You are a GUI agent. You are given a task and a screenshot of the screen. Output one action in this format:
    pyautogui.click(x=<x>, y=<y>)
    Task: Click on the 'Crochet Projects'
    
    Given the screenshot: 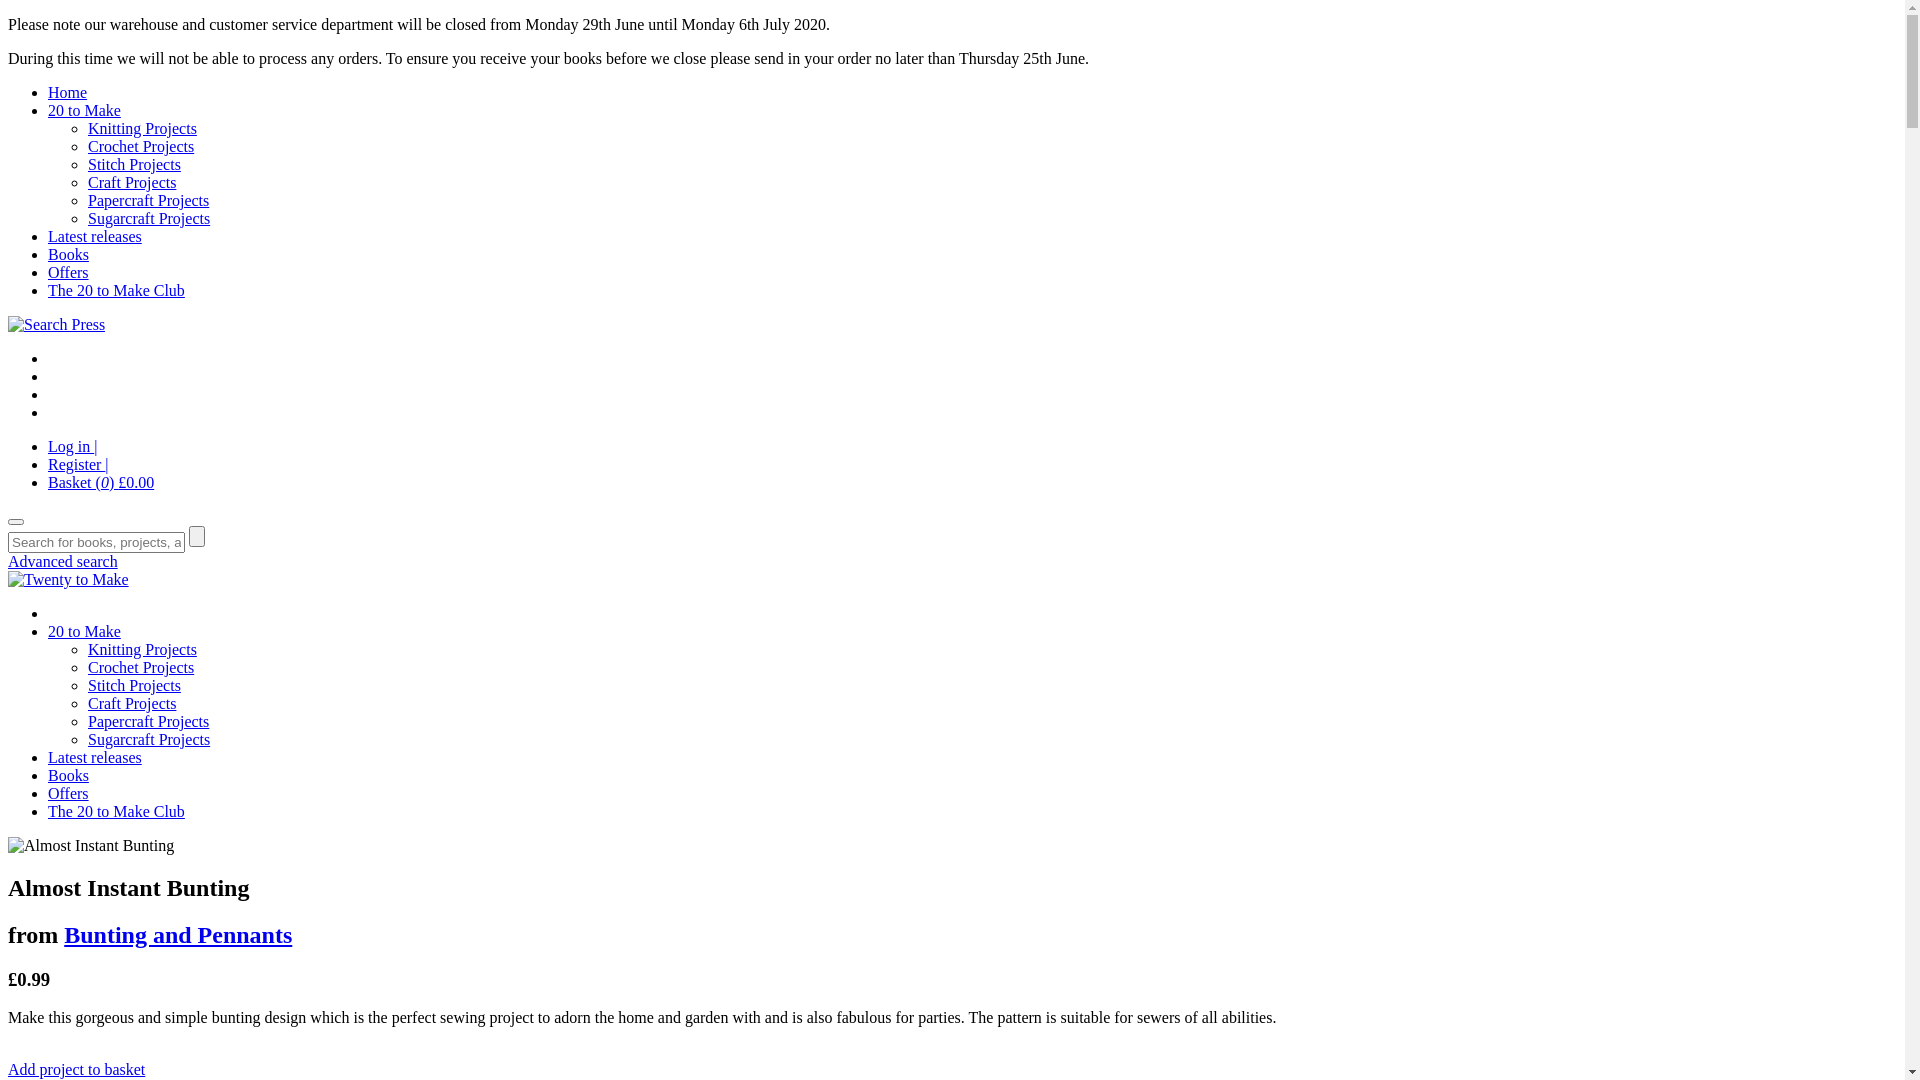 What is the action you would take?
    pyautogui.click(x=139, y=667)
    